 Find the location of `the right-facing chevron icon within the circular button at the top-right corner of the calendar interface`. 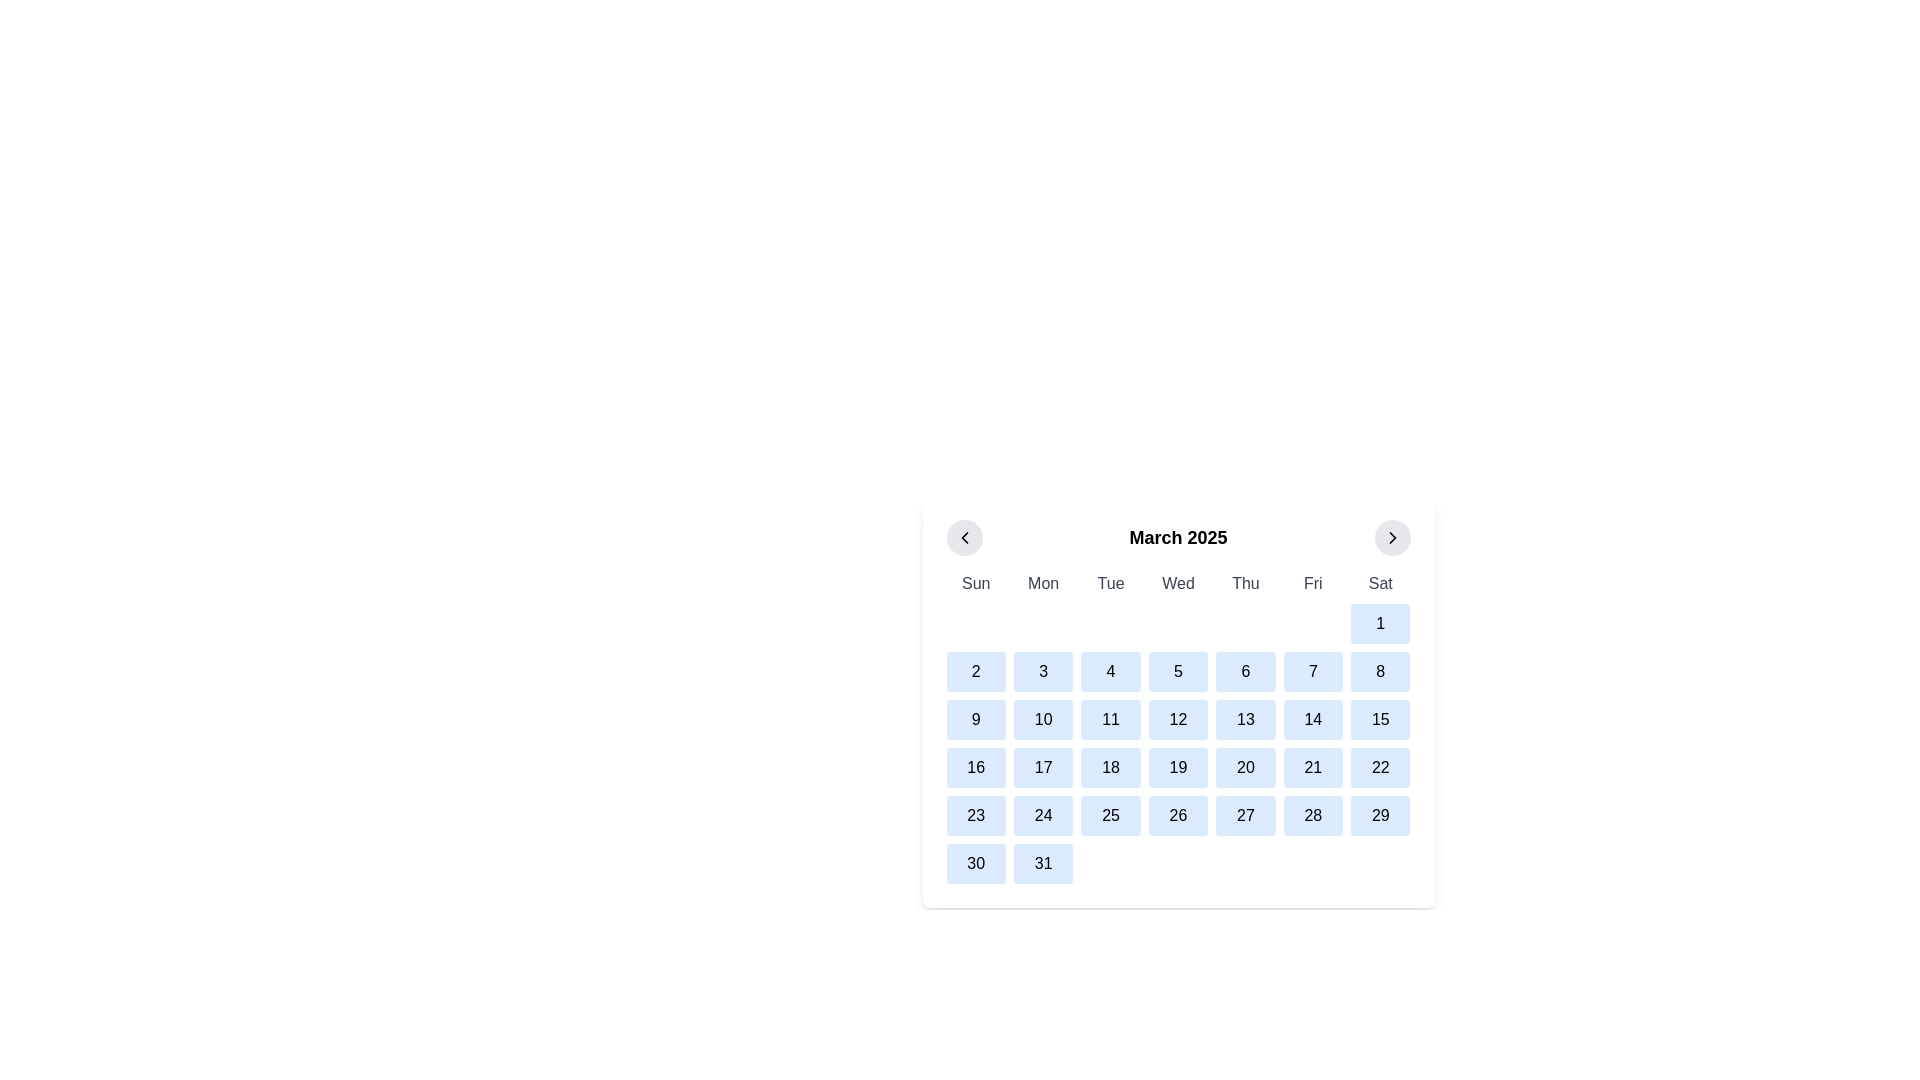

the right-facing chevron icon within the circular button at the top-right corner of the calendar interface is located at coordinates (1391, 536).